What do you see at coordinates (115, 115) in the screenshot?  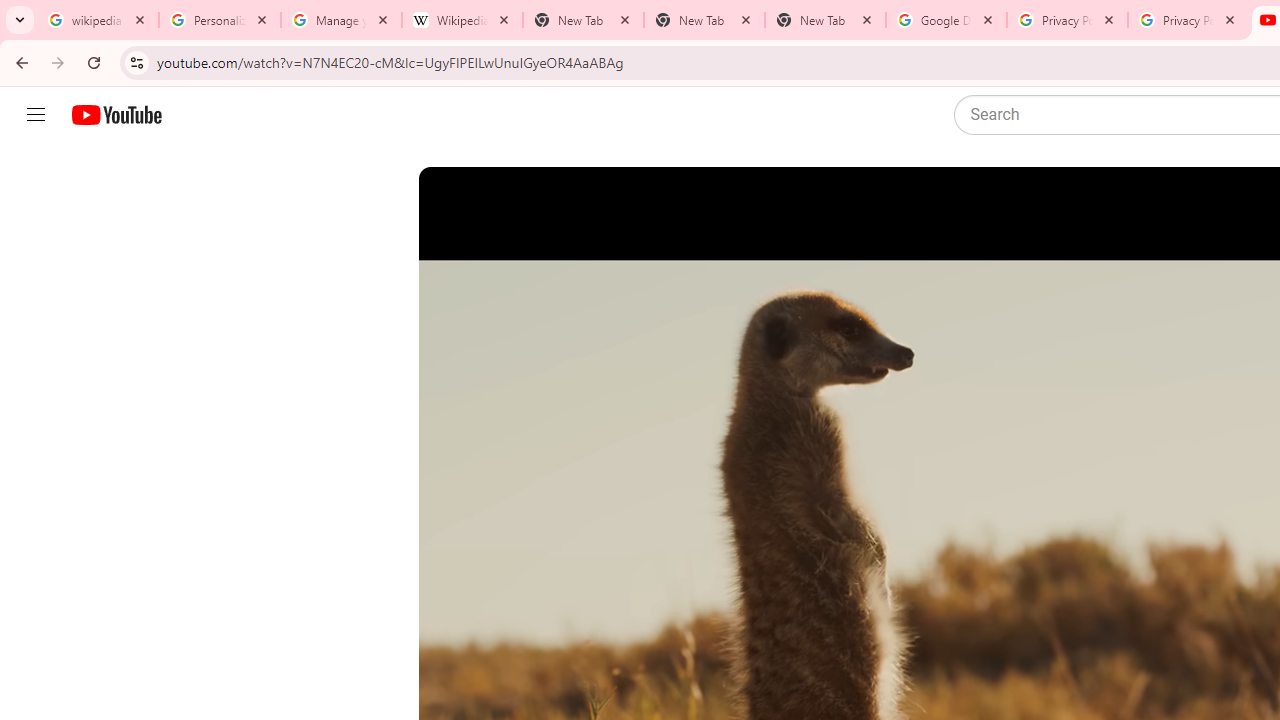 I see `'YouTube Home'` at bounding box center [115, 115].